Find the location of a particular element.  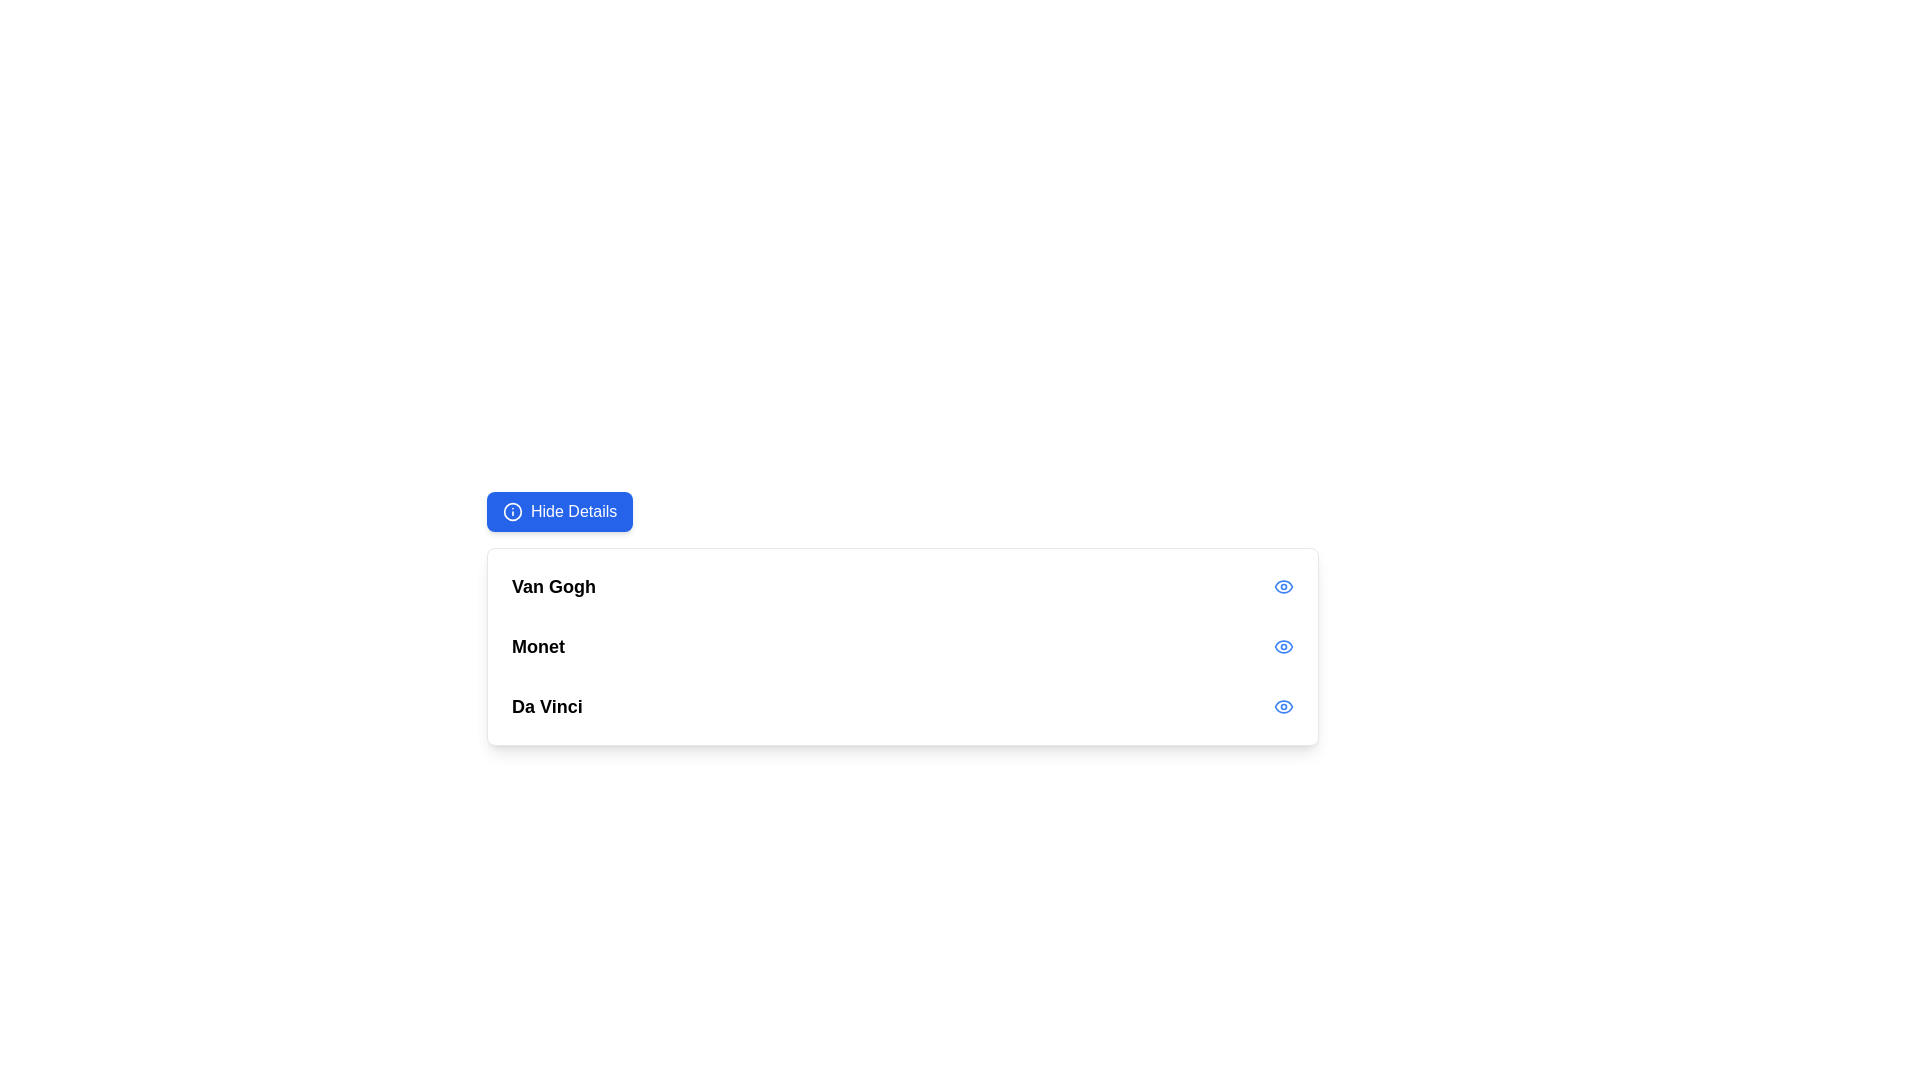

the eye icon located at the right end of the row containing the text 'Van Gogh' is located at coordinates (1283, 585).